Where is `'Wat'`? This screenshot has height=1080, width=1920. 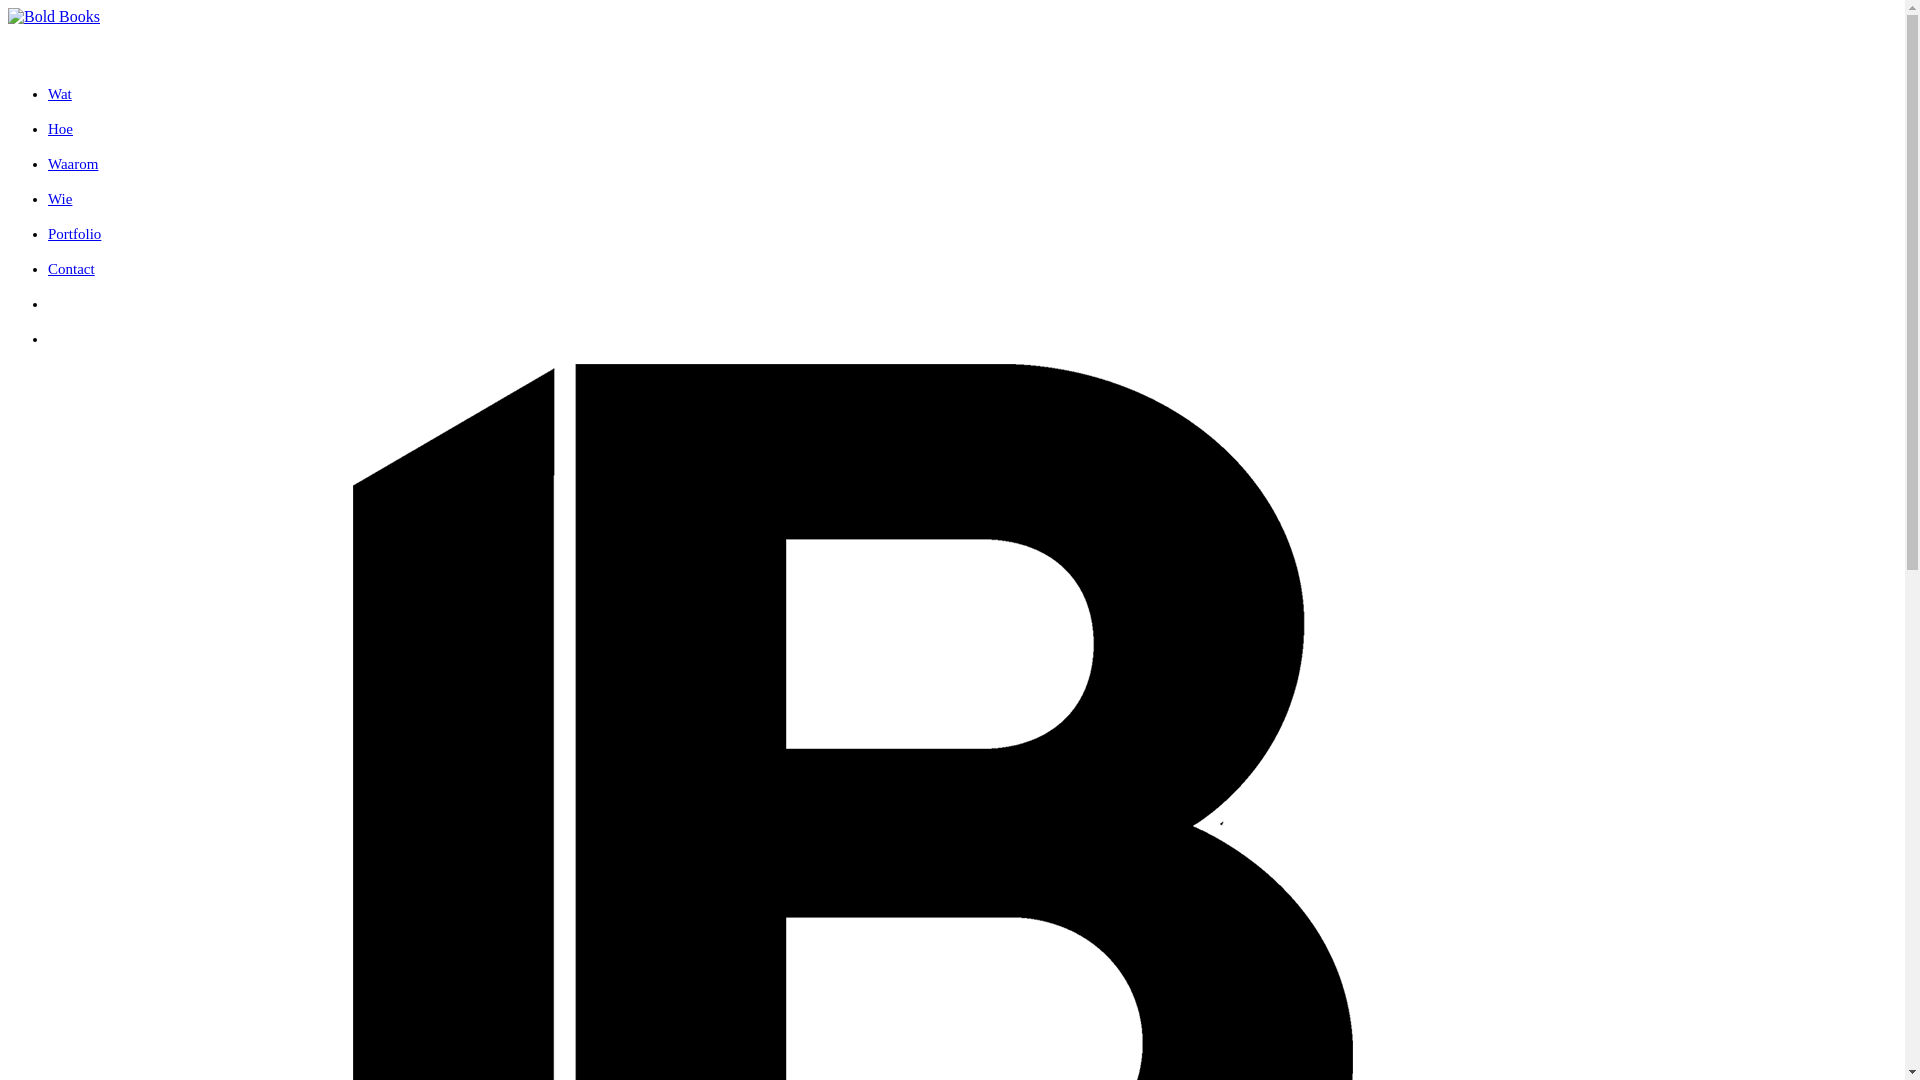
'Wat' is located at coordinates (59, 93).